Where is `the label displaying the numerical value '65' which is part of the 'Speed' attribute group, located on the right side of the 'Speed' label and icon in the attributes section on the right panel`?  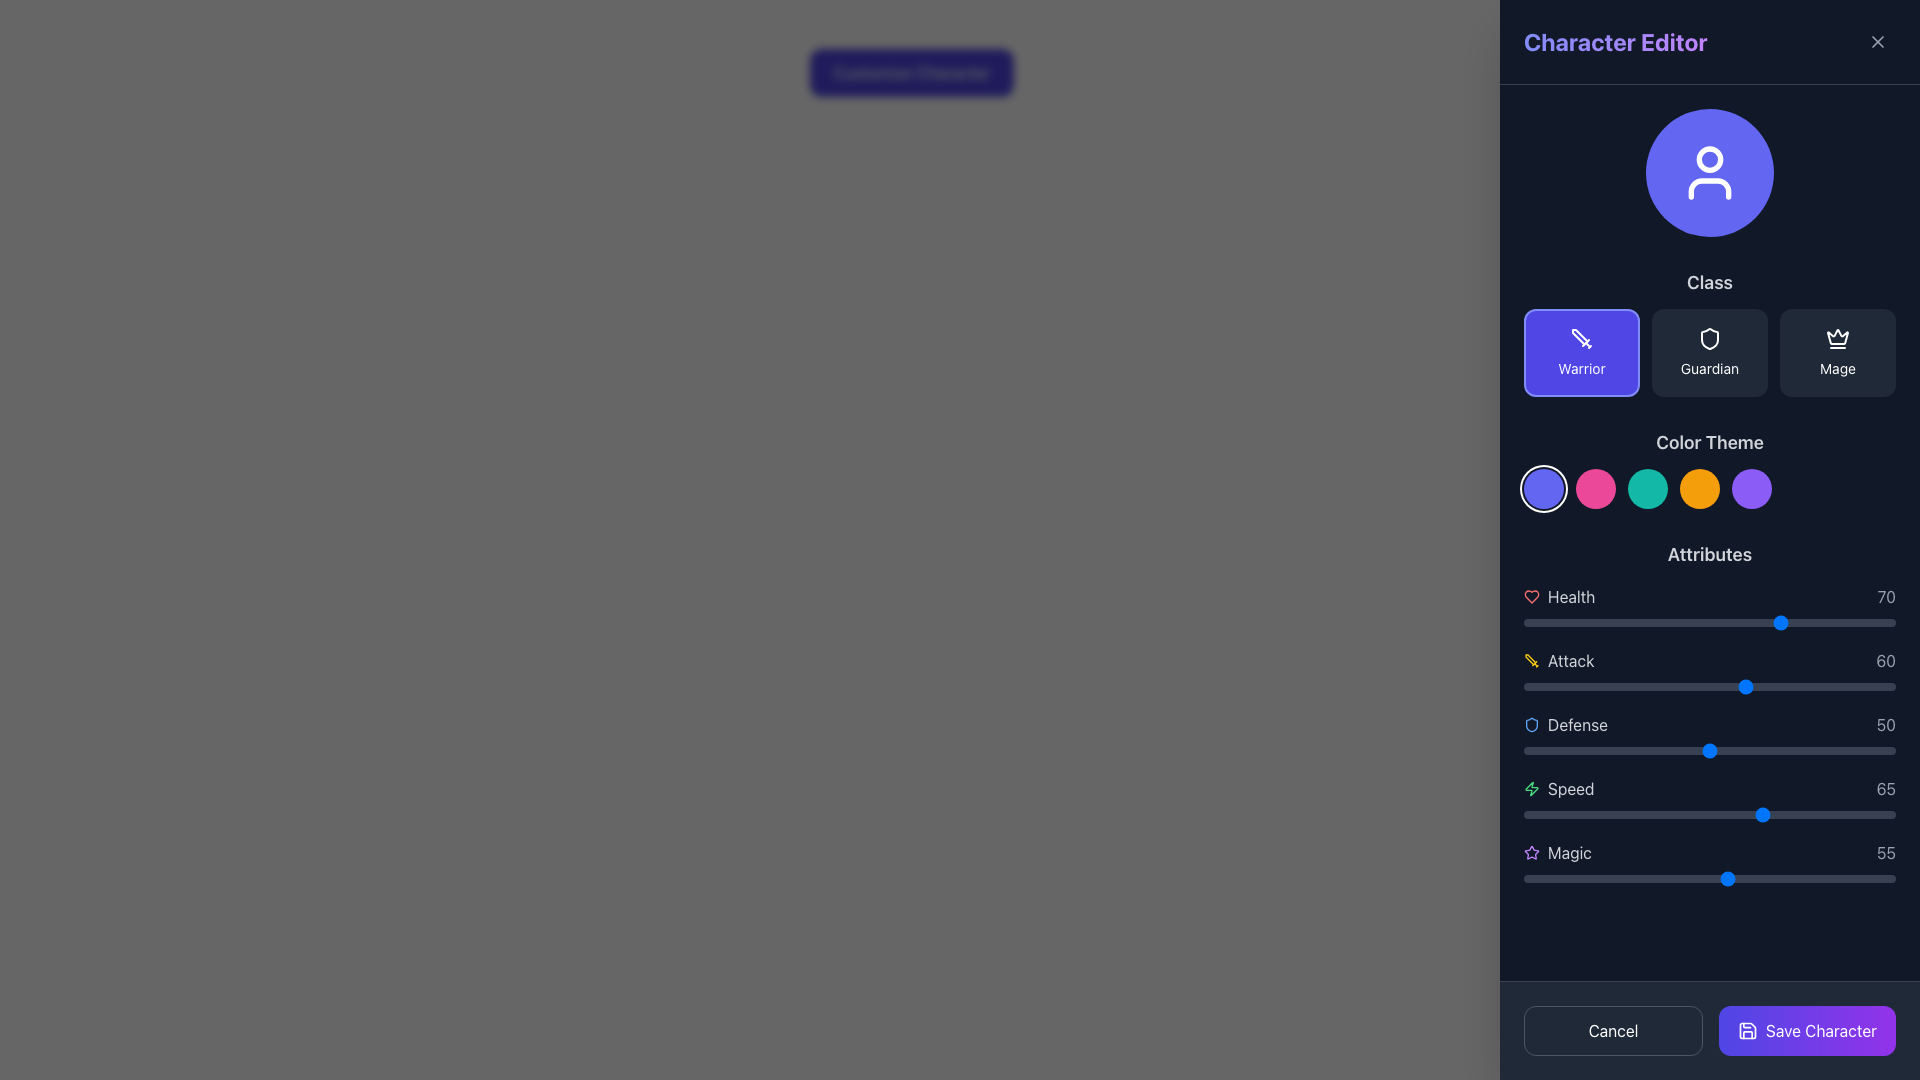 the label displaying the numerical value '65' which is part of the 'Speed' attribute group, located on the right side of the 'Speed' label and icon in the attributes section on the right panel is located at coordinates (1885, 788).